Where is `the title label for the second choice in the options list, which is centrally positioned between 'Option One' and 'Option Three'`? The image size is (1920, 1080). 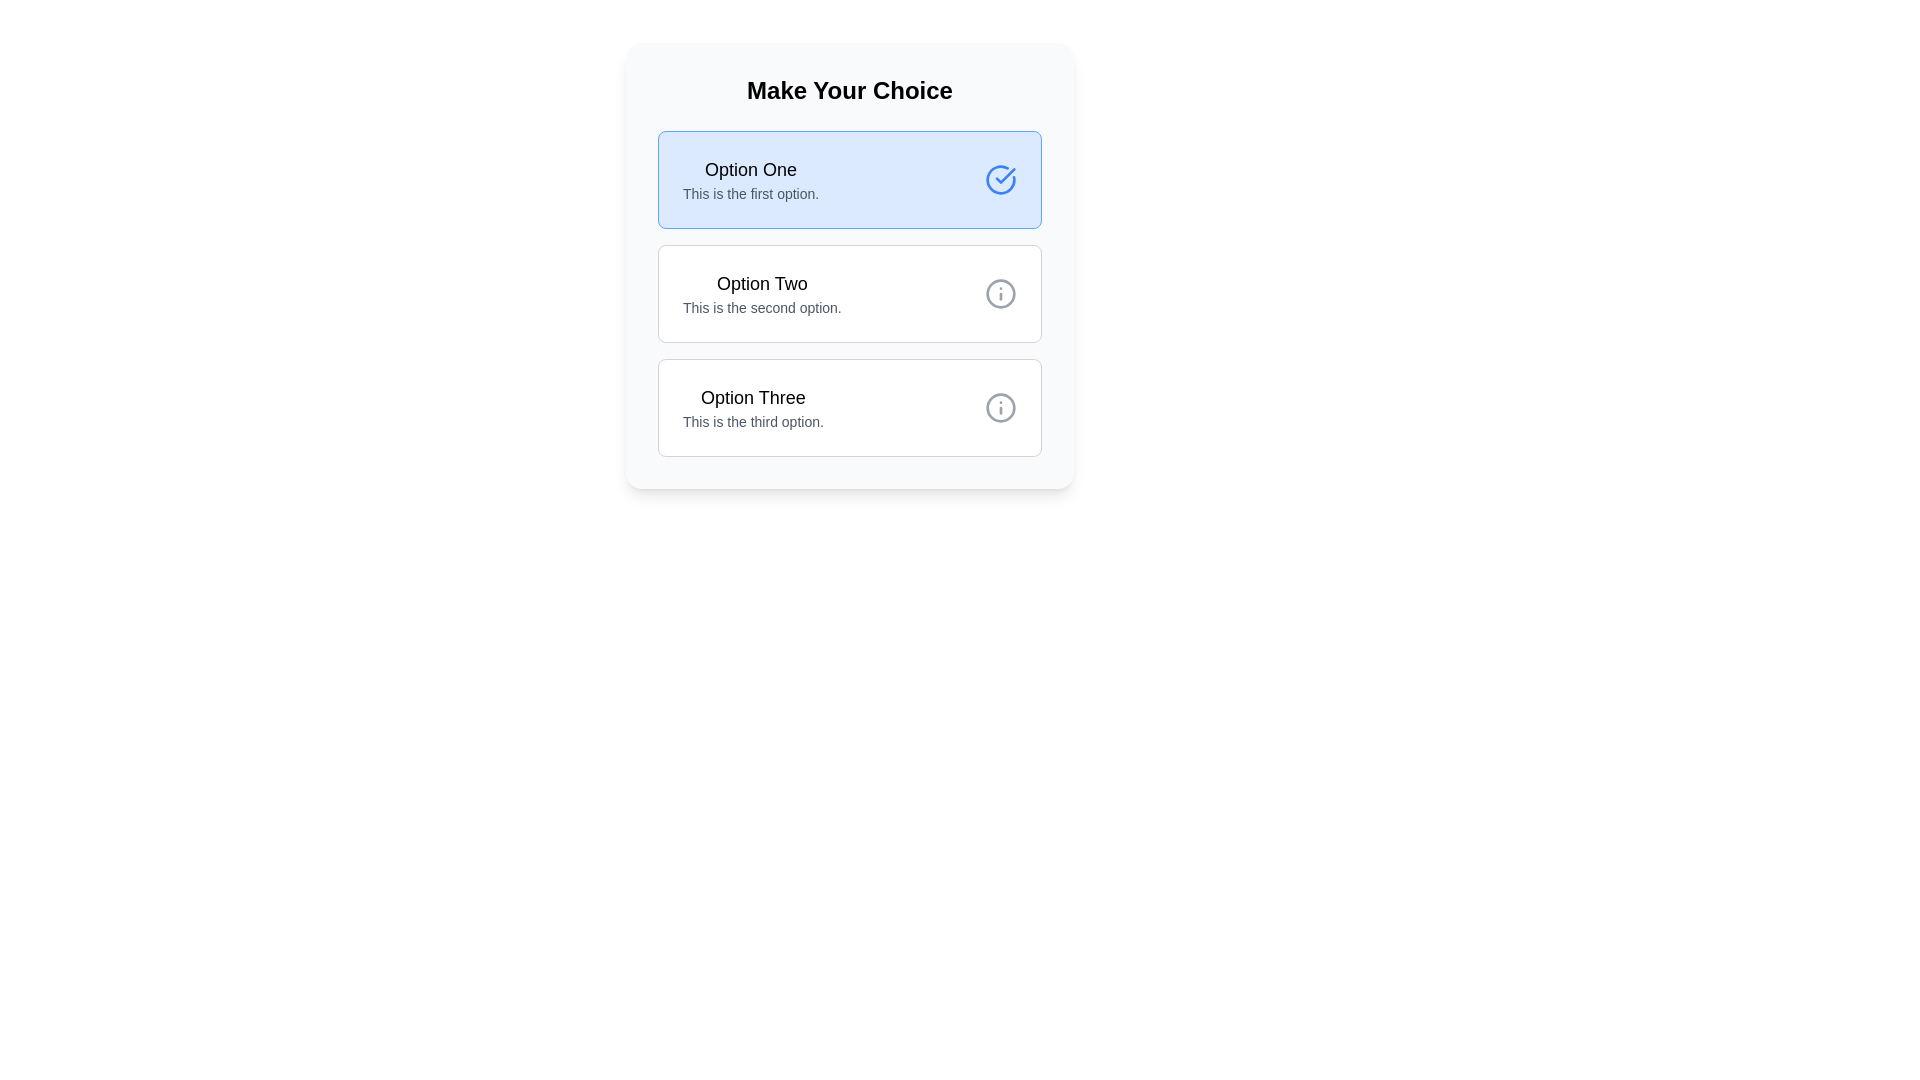
the title label for the second choice in the options list, which is centrally positioned between 'Option One' and 'Option Three' is located at coordinates (761, 284).